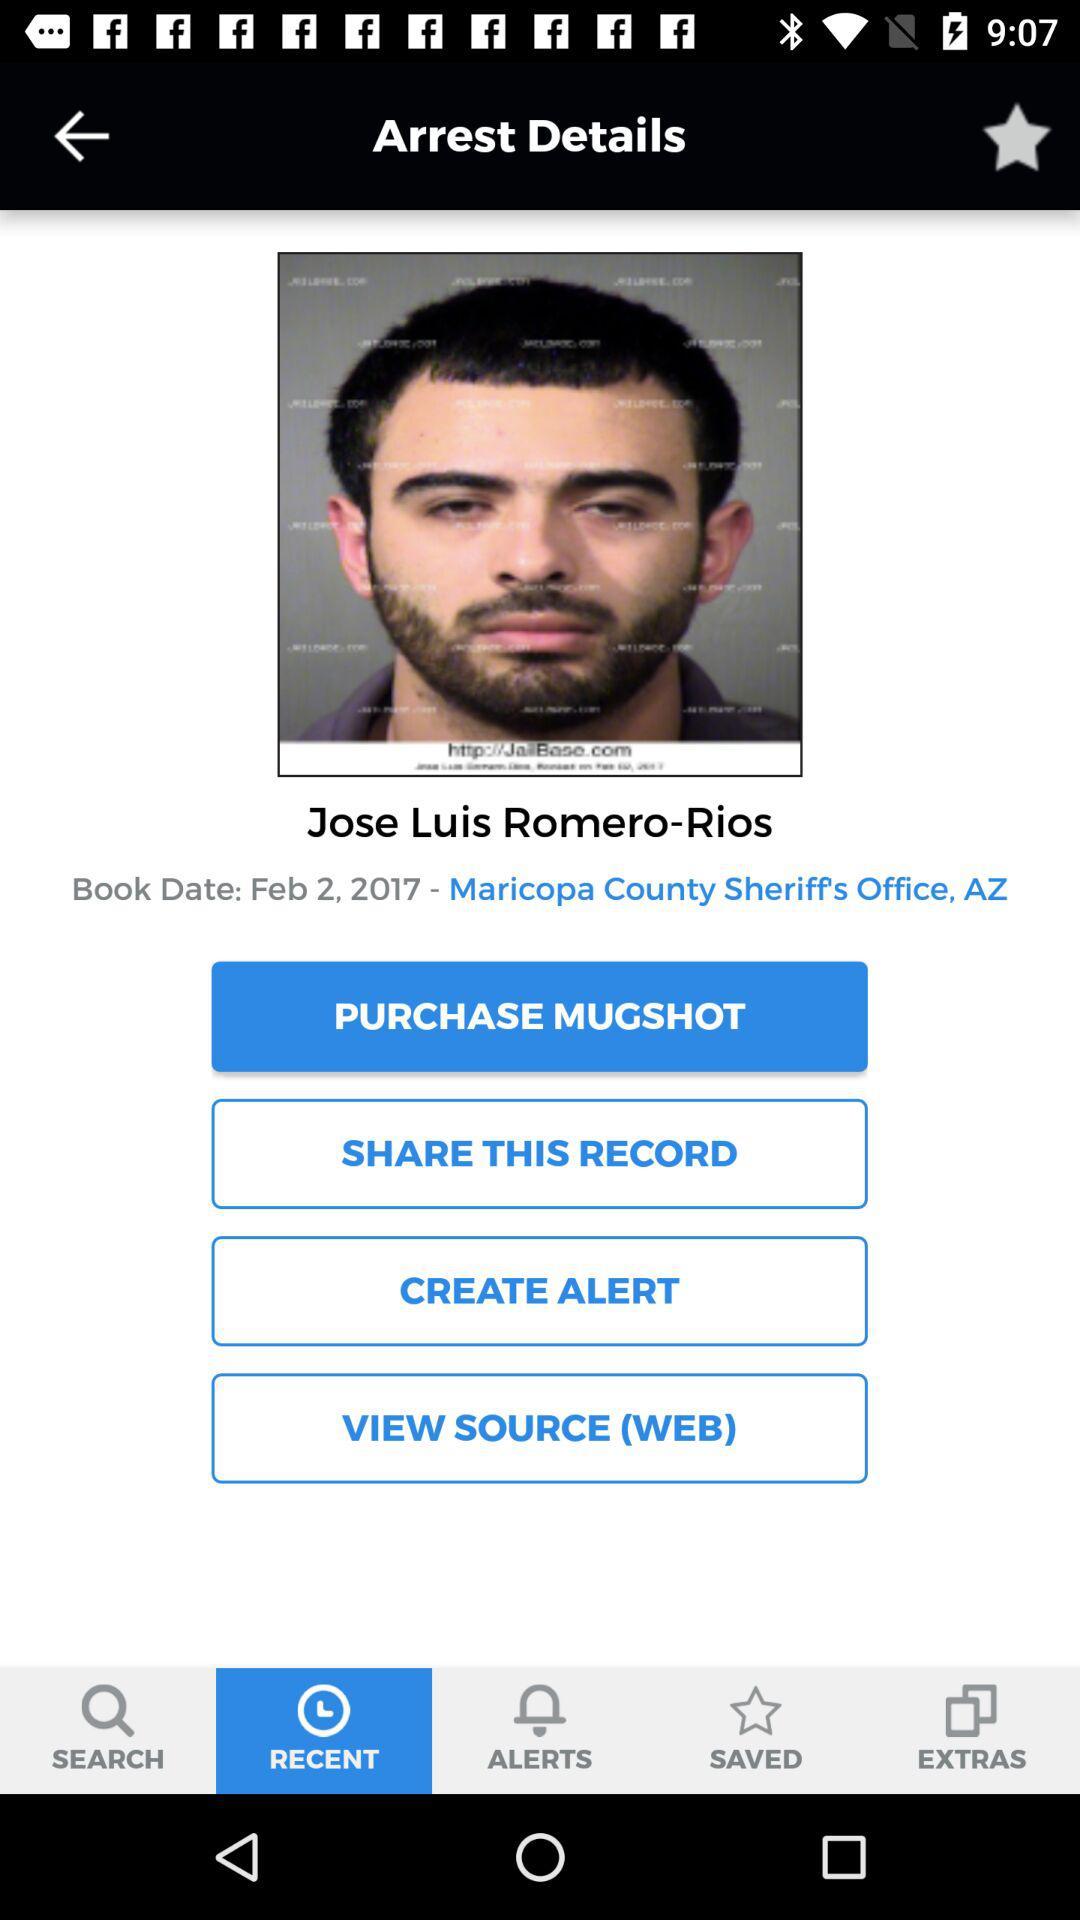 The height and width of the screenshot is (1920, 1080). What do you see at coordinates (1017, 135) in the screenshot?
I see `icon next to the       arrest details` at bounding box center [1017, 135].